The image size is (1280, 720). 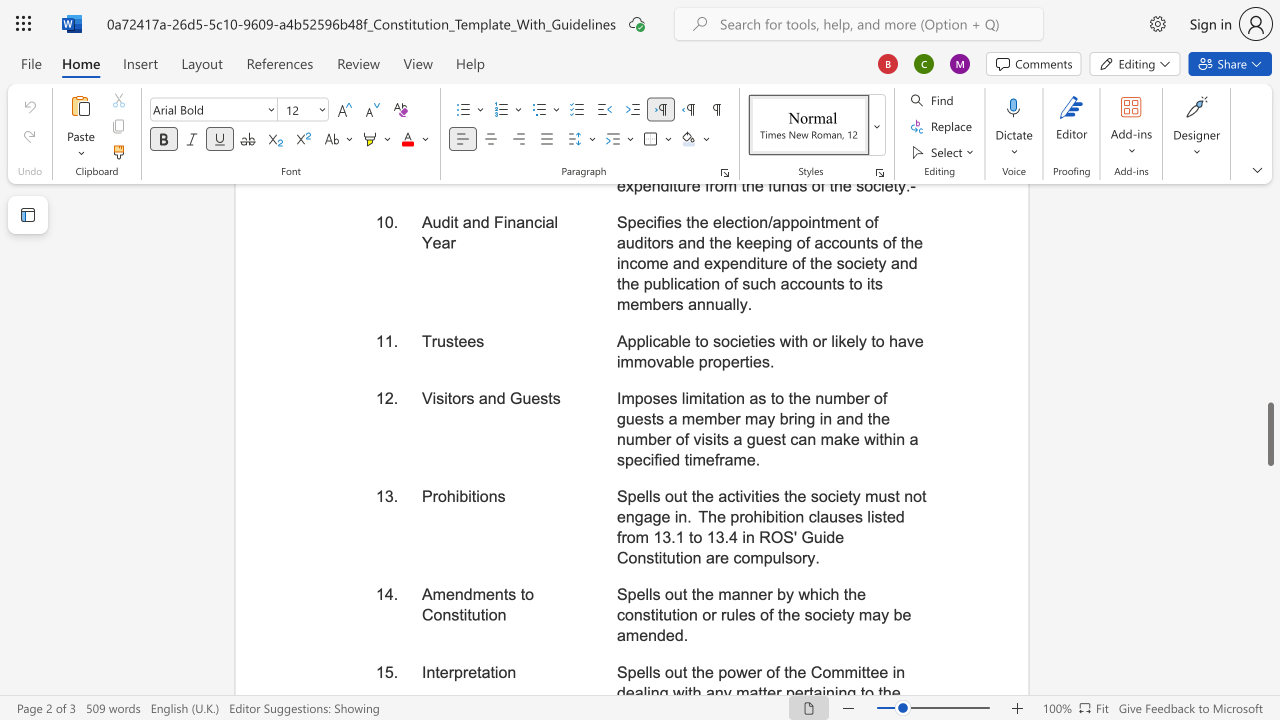 I want to click on the scrollbar to slide the page up, so click(x=1269, y=370).